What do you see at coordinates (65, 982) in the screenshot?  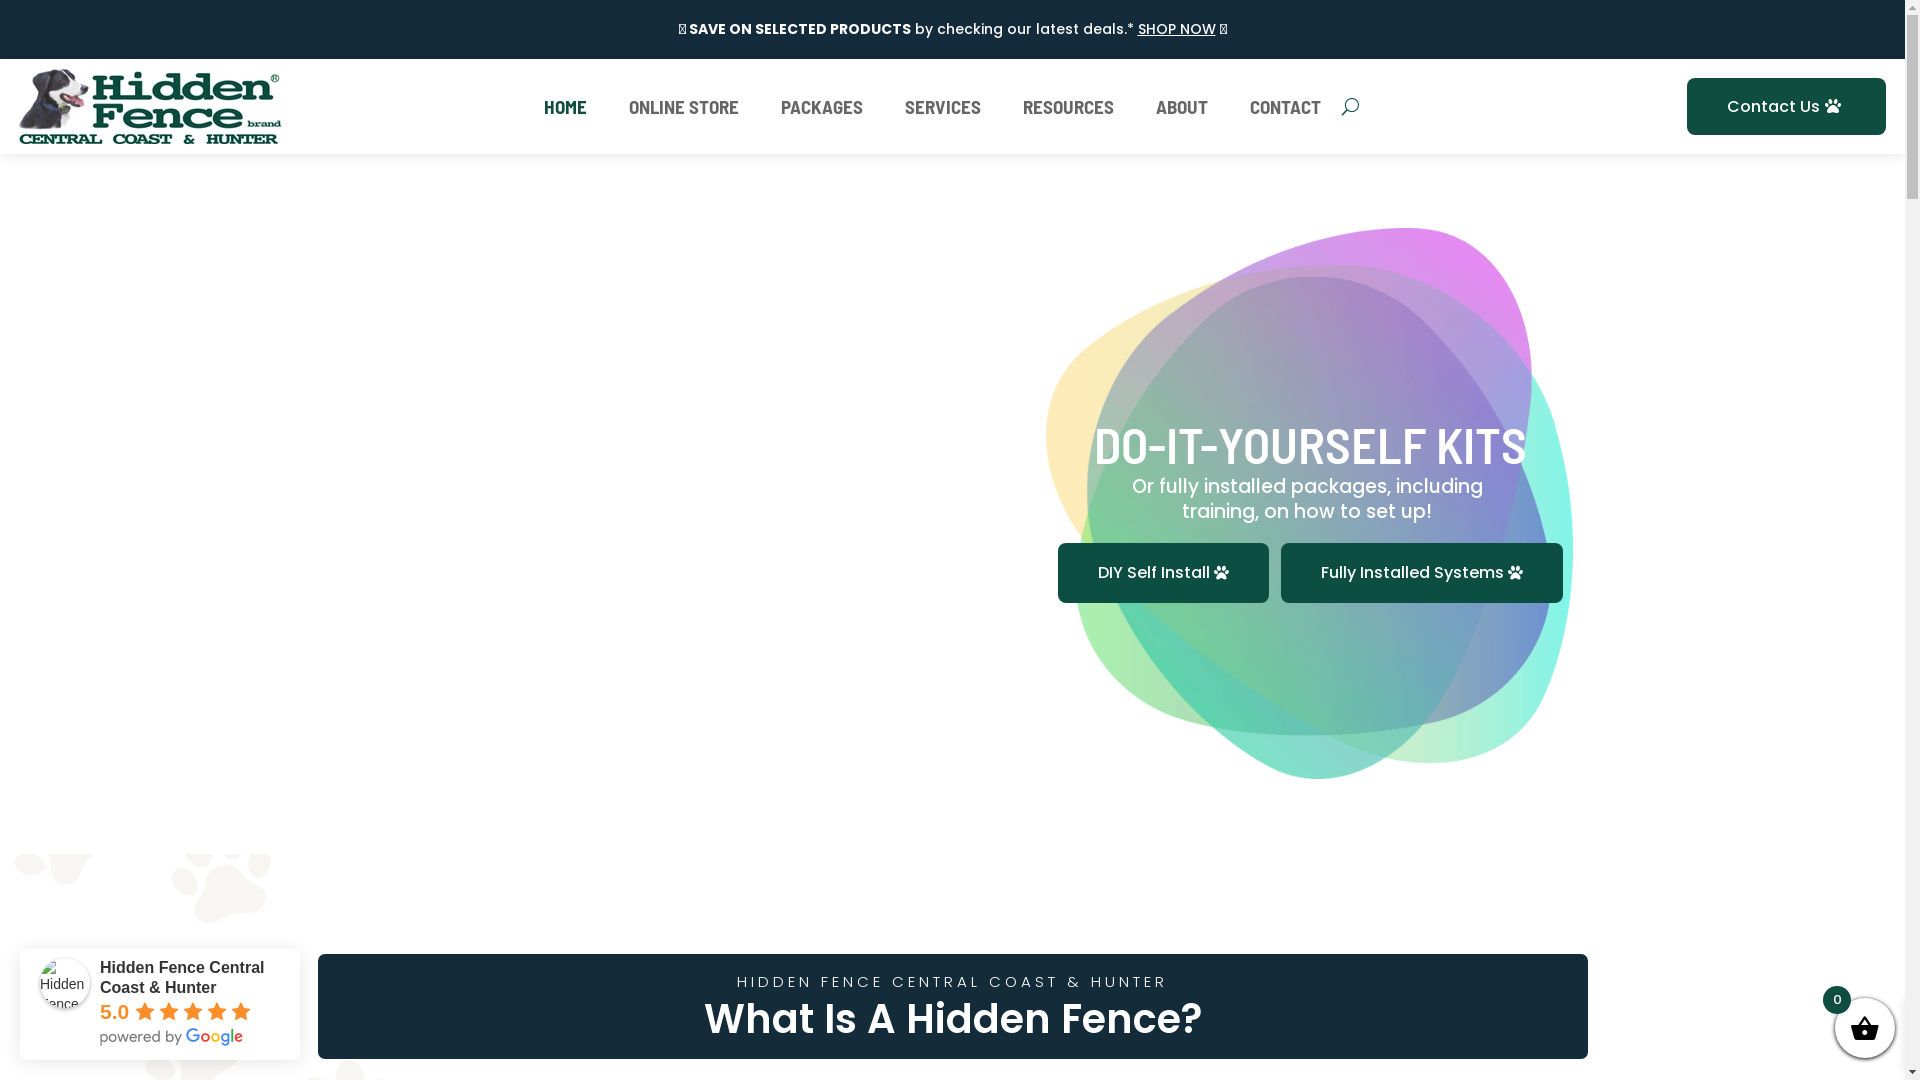 I see `'Hidden Fence Central Coast & Hunter'` at bounding box center [65, 982].